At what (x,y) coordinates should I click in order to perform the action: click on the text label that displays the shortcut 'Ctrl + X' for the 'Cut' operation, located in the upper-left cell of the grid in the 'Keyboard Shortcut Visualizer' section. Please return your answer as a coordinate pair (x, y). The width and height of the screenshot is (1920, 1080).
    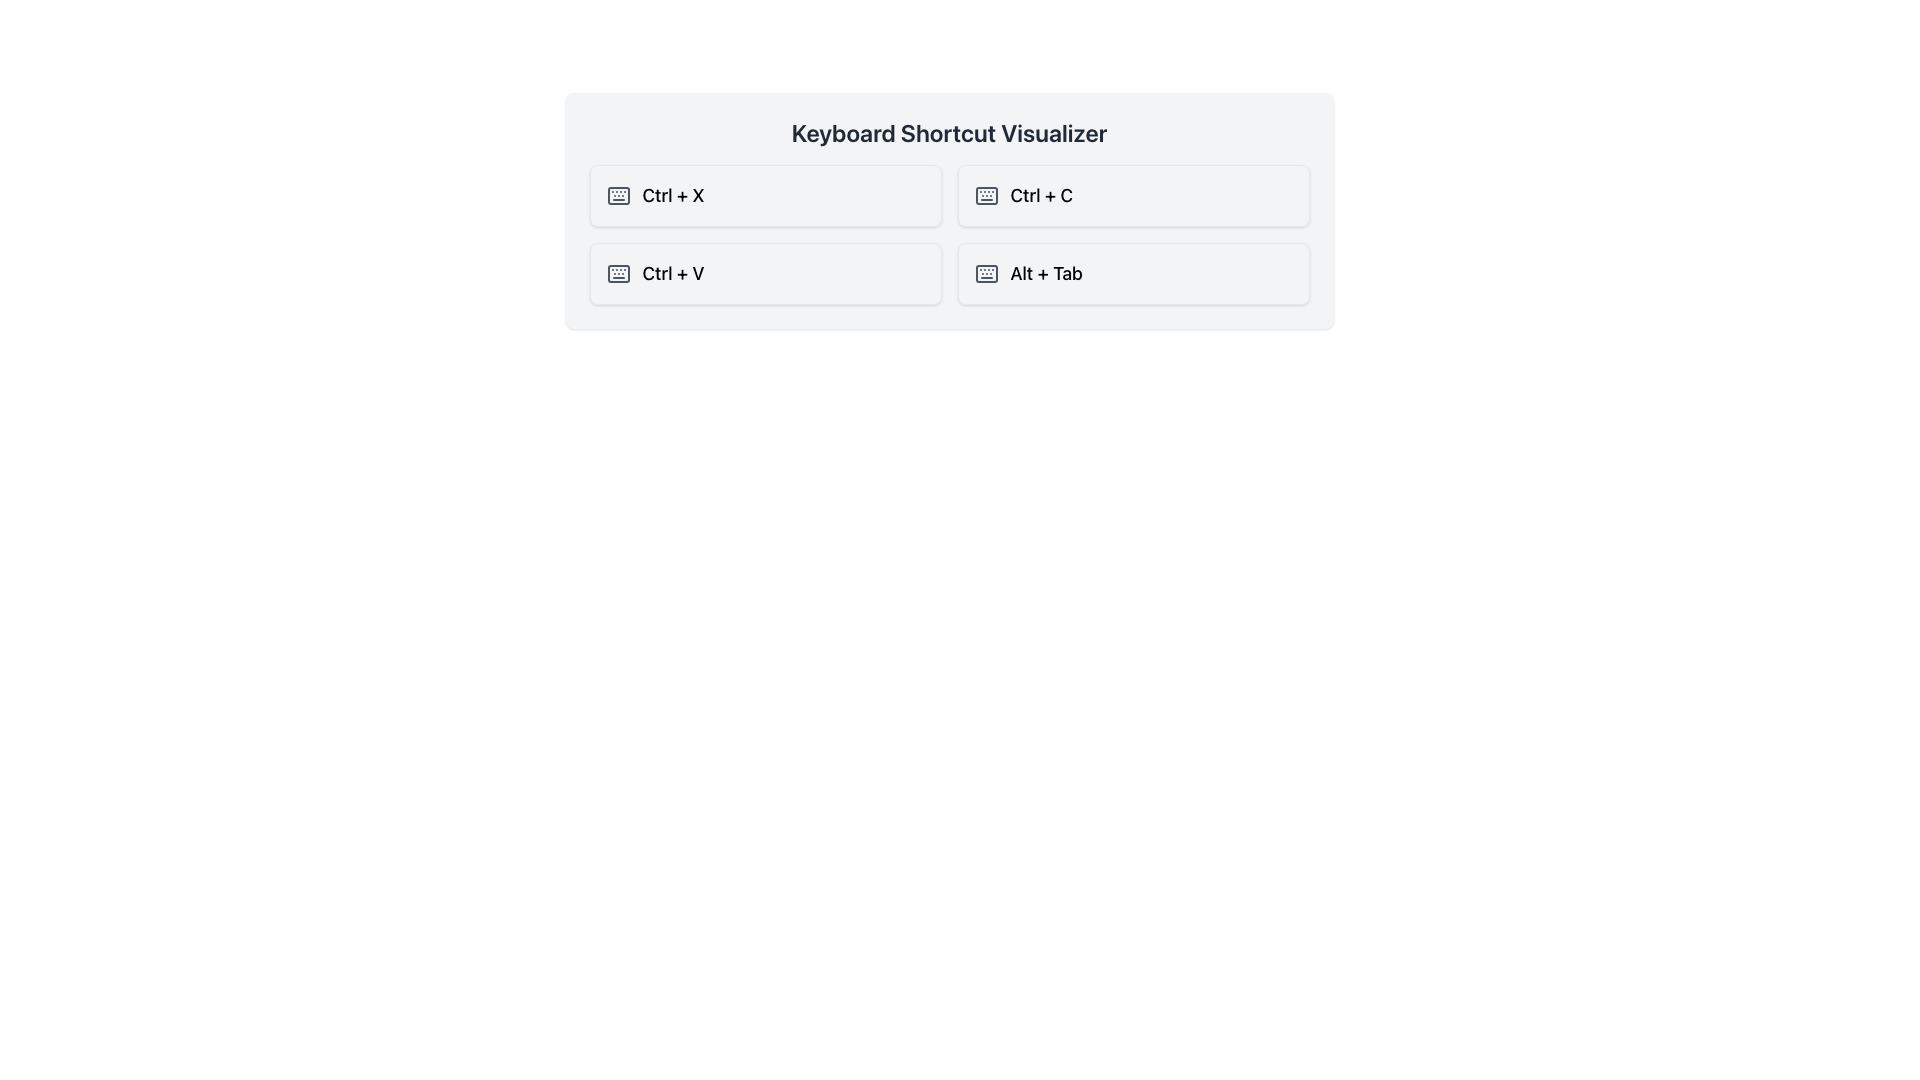
    Looking at the image, I should click on (673, 196).